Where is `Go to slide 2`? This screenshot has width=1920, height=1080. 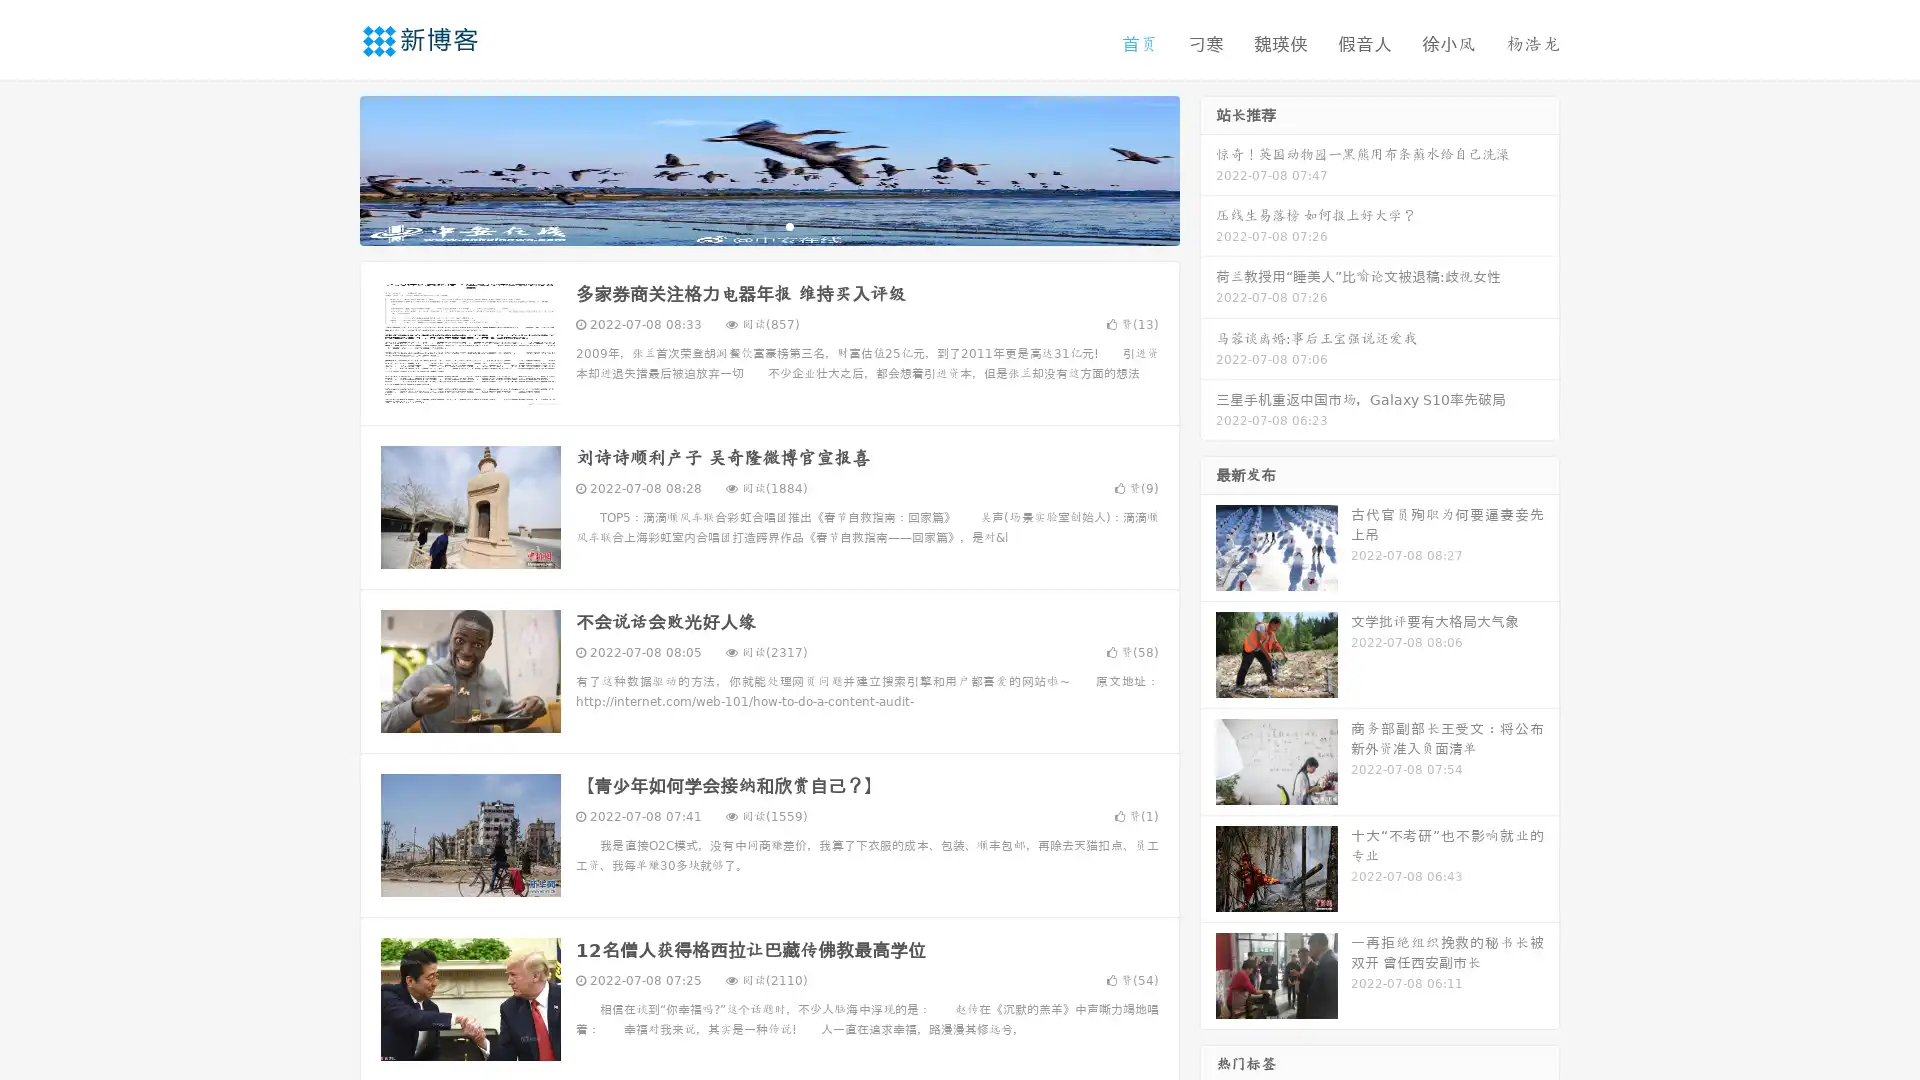
Go to slide 2 is located at coordinates (768, 225).